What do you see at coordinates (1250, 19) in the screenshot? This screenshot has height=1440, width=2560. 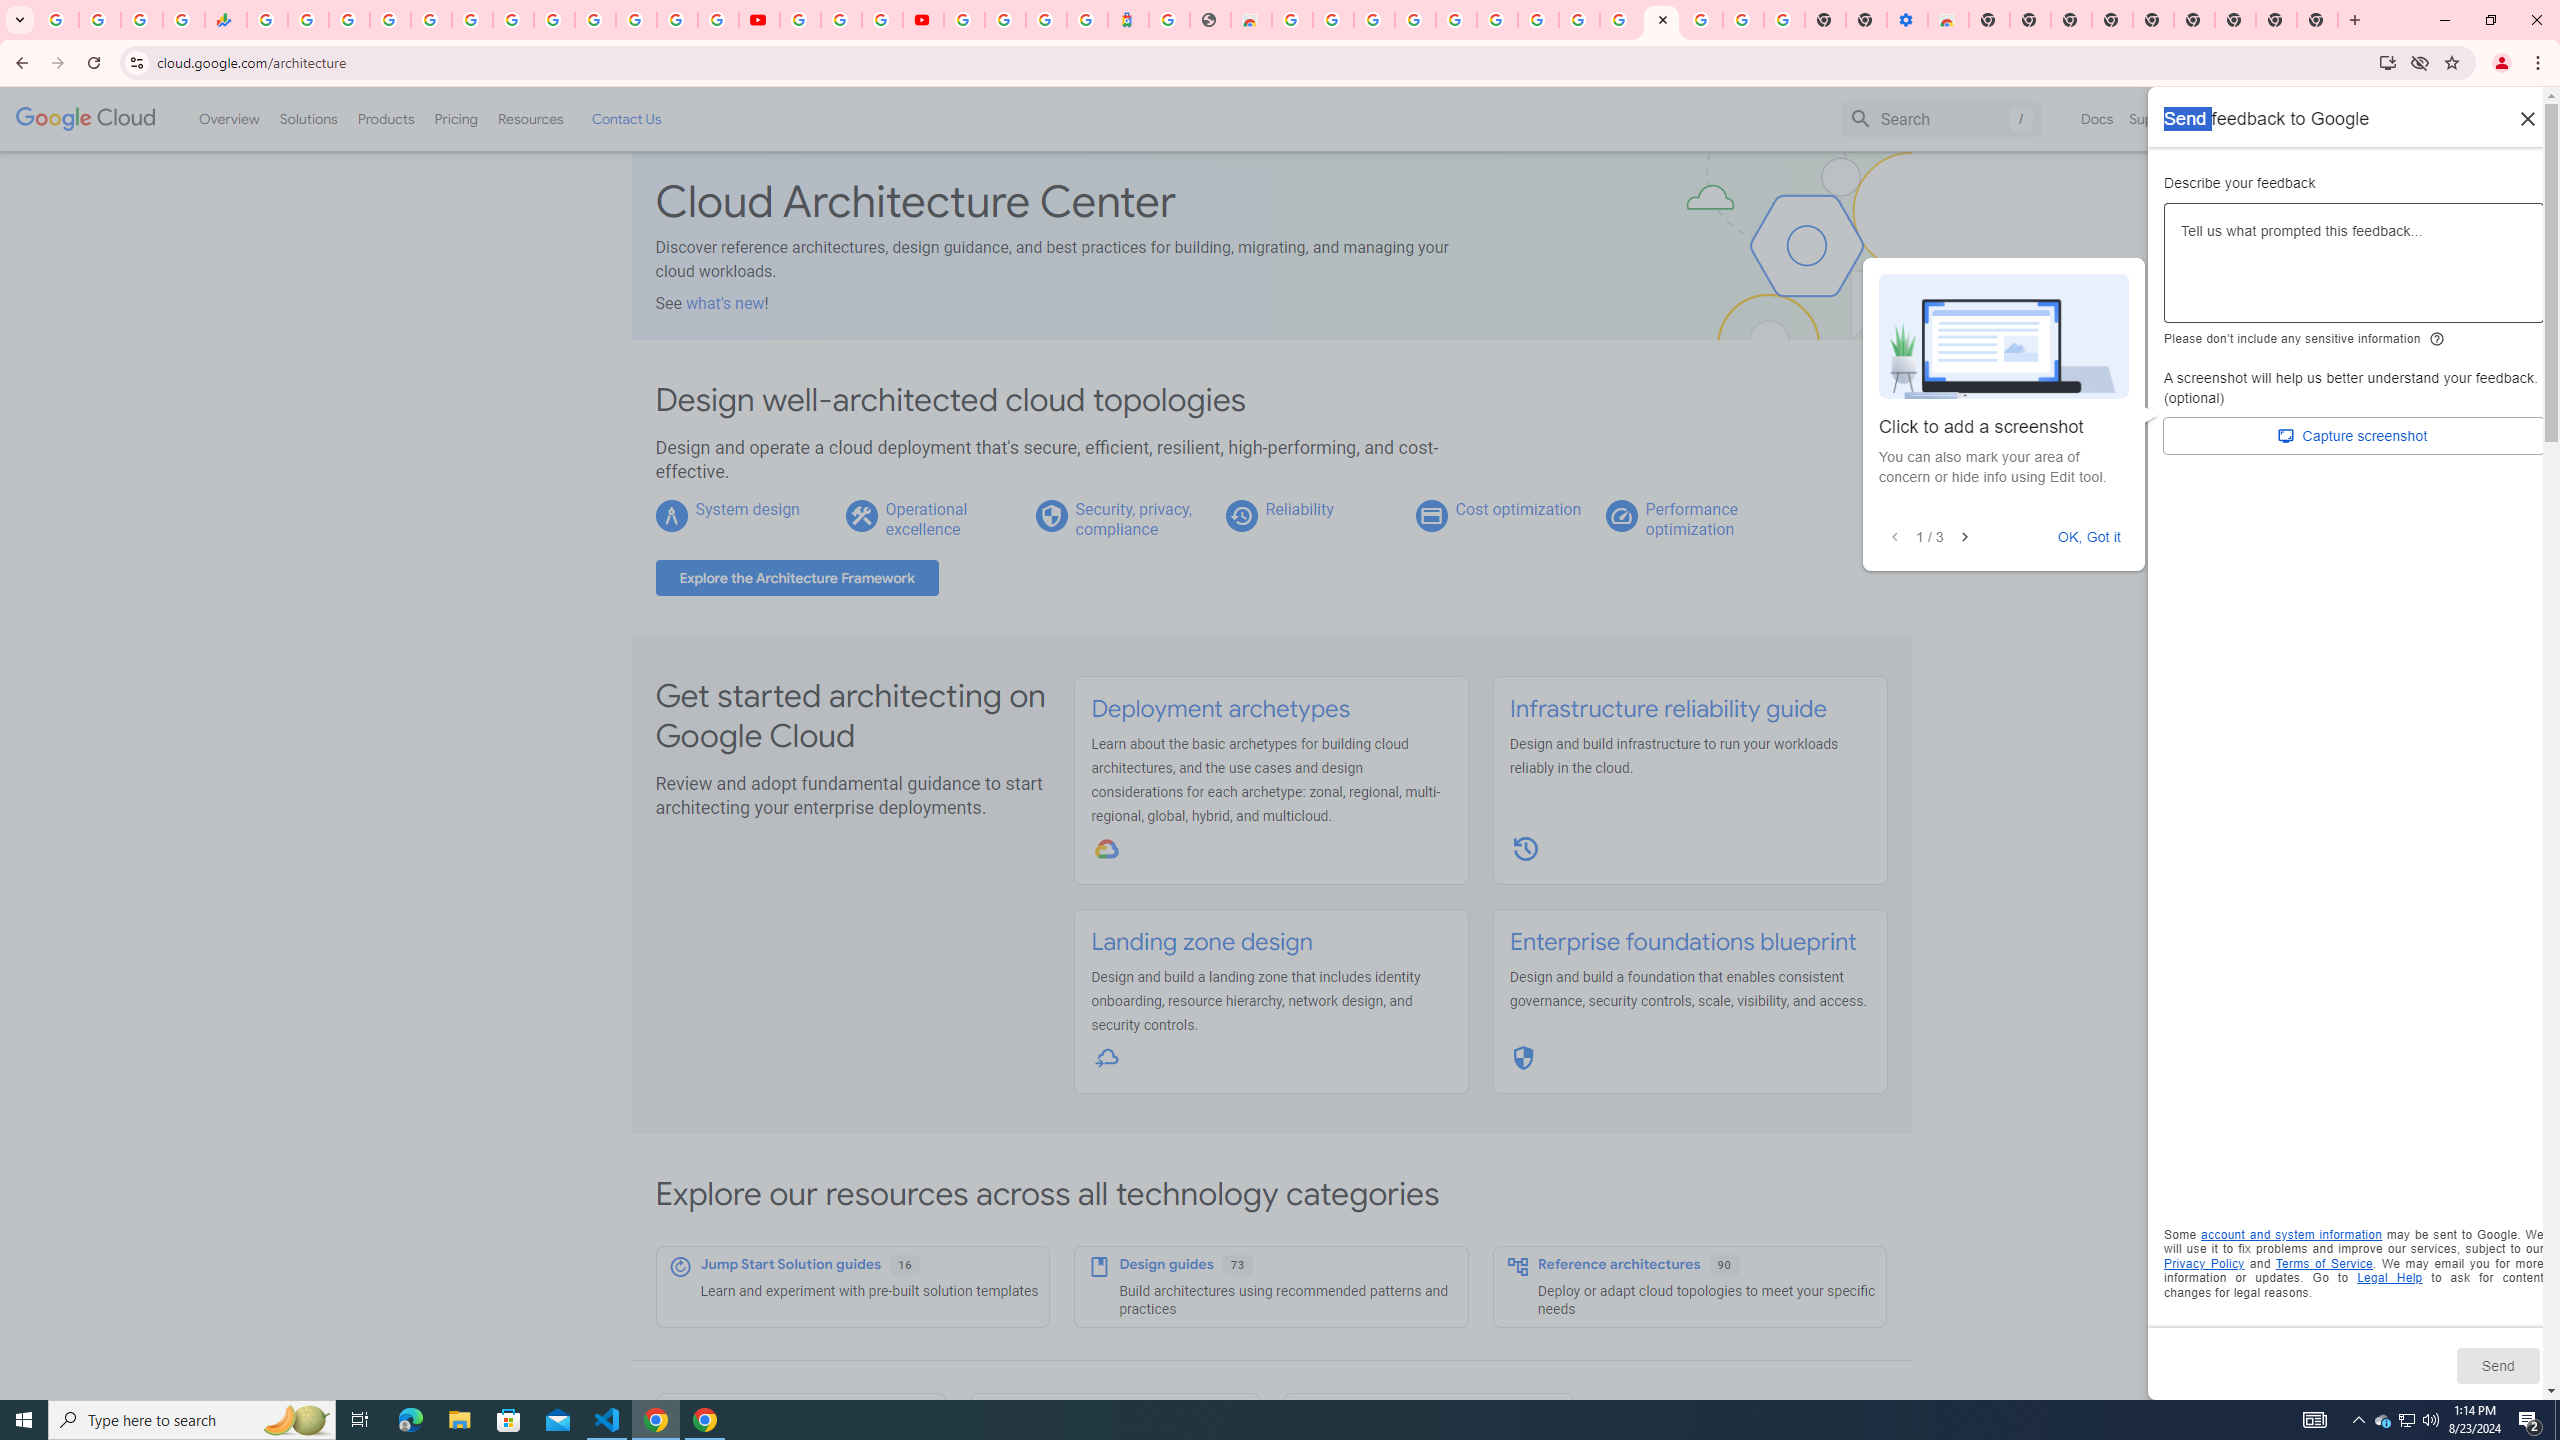 I see `'Chrome Web Store - Household'` at bounding box center [1250, 19].